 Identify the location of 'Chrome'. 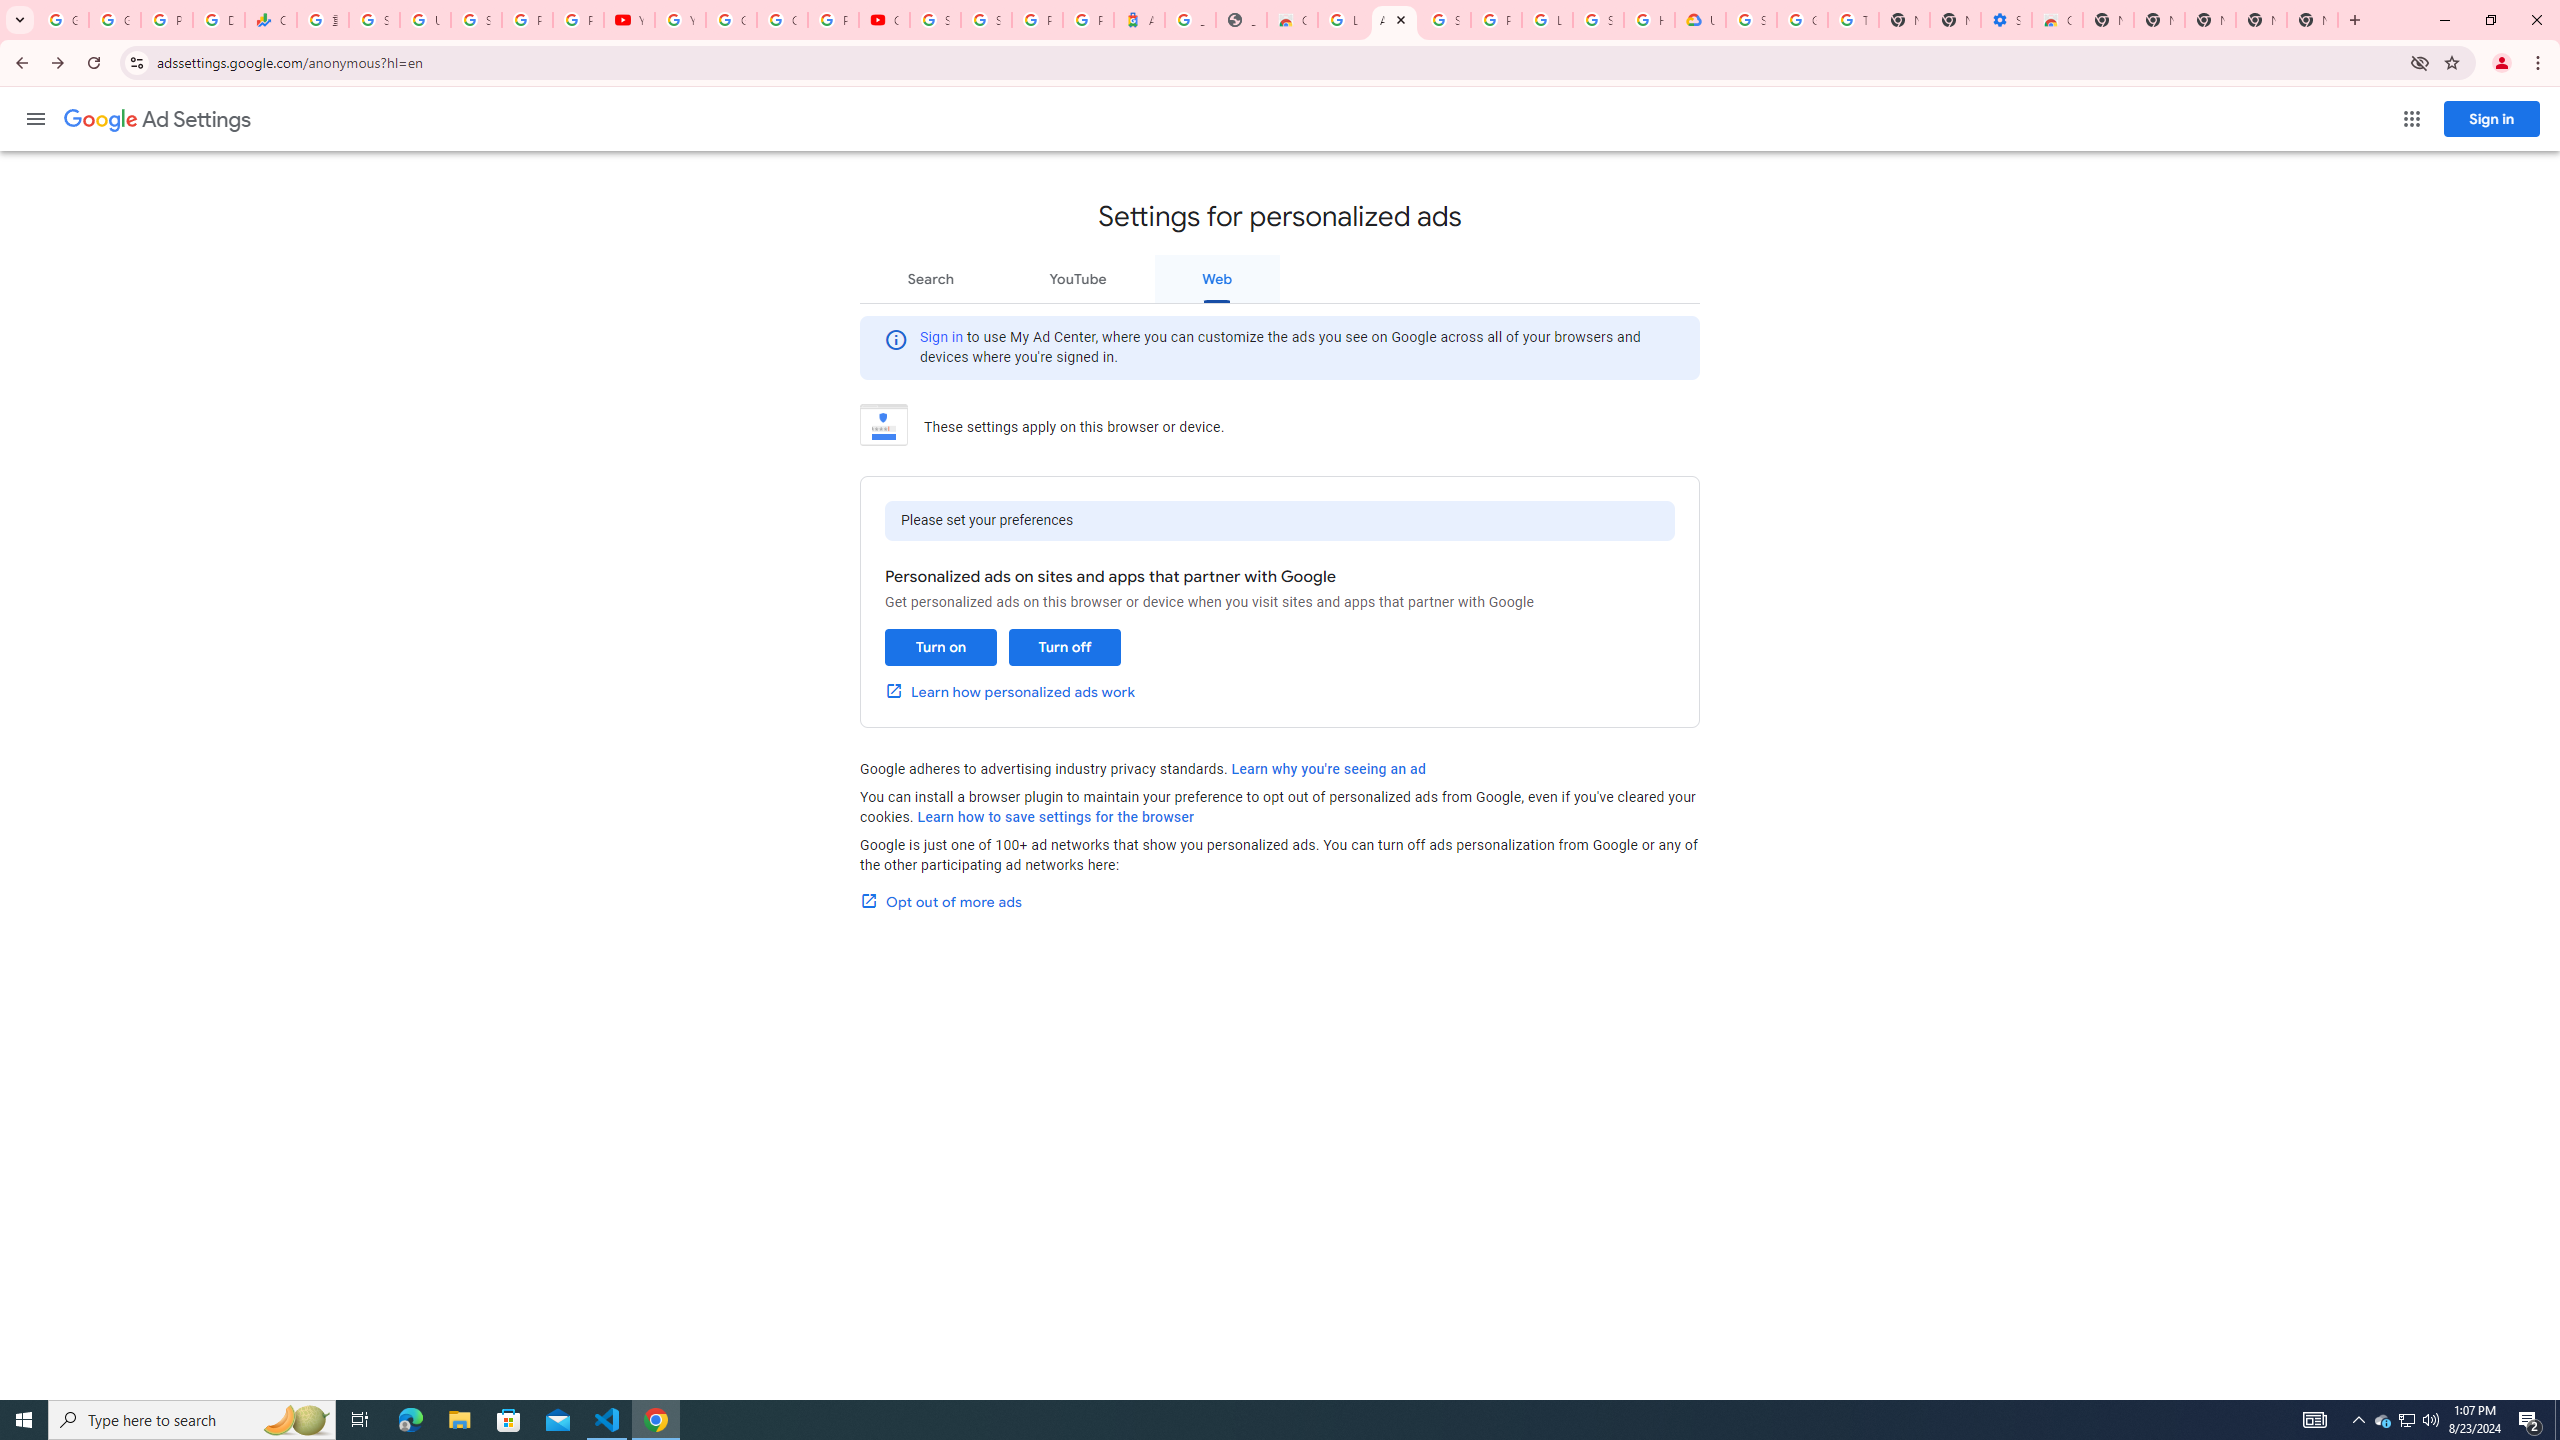
(2539, 62).